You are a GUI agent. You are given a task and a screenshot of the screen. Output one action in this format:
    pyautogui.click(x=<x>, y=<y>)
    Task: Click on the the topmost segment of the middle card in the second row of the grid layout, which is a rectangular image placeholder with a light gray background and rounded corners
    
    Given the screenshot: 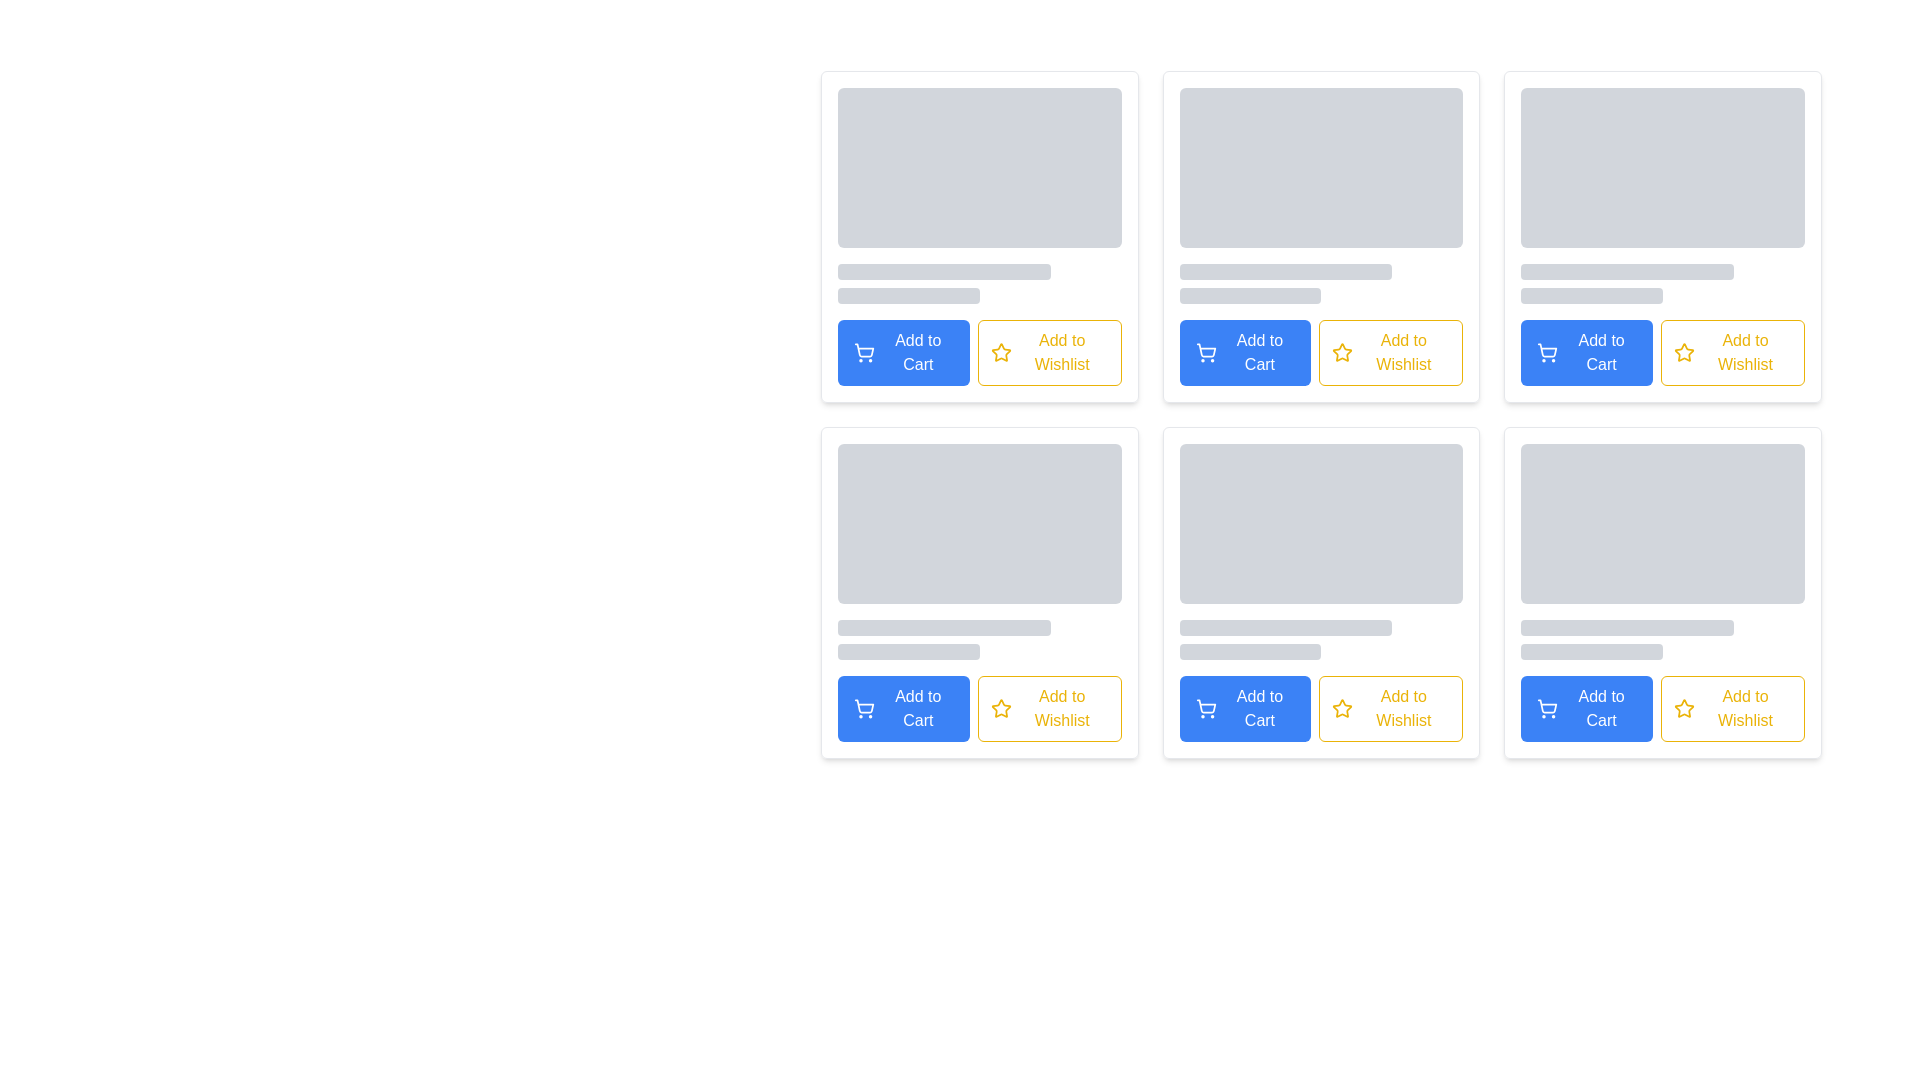 What is the action you would take?
    pyautogui.click(x=1321, y=523)
    